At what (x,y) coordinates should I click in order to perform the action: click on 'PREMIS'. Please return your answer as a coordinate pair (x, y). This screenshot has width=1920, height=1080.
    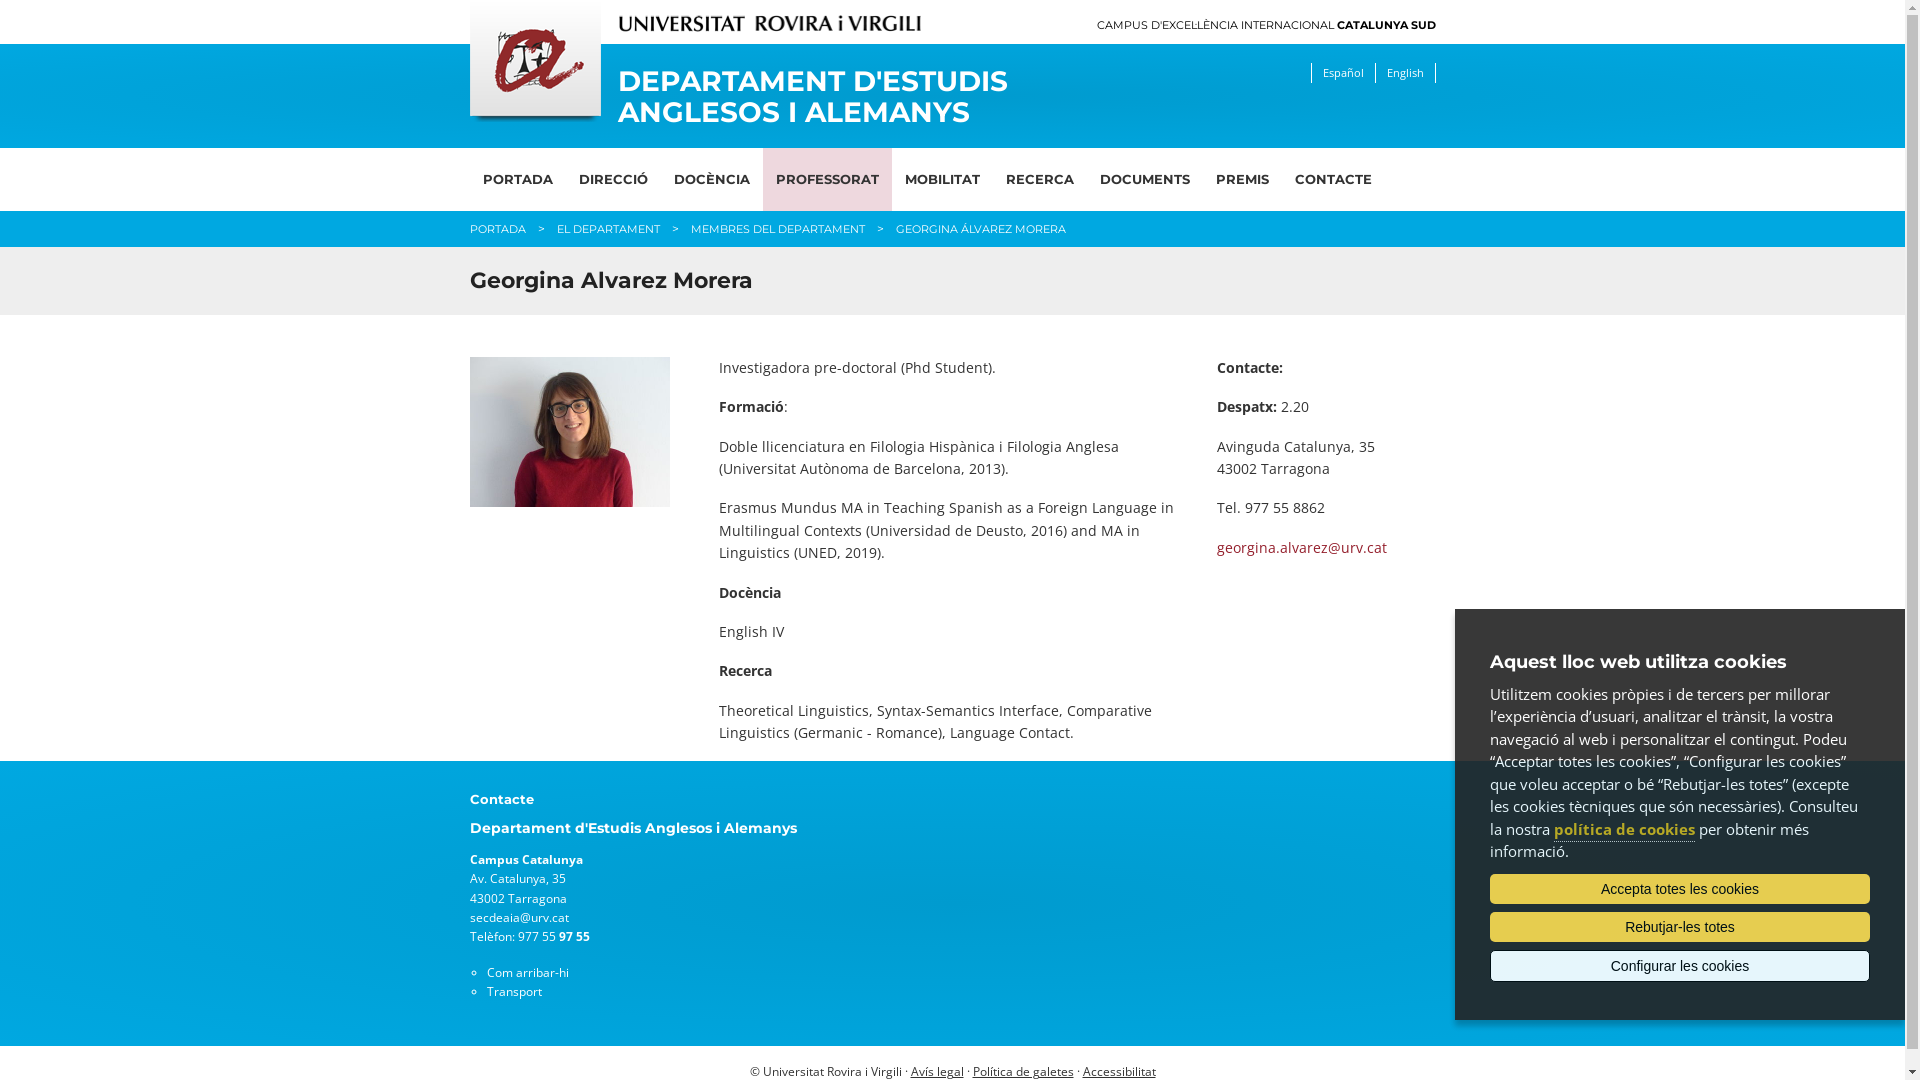
    Looking at the image, I should click on (1240, 178).